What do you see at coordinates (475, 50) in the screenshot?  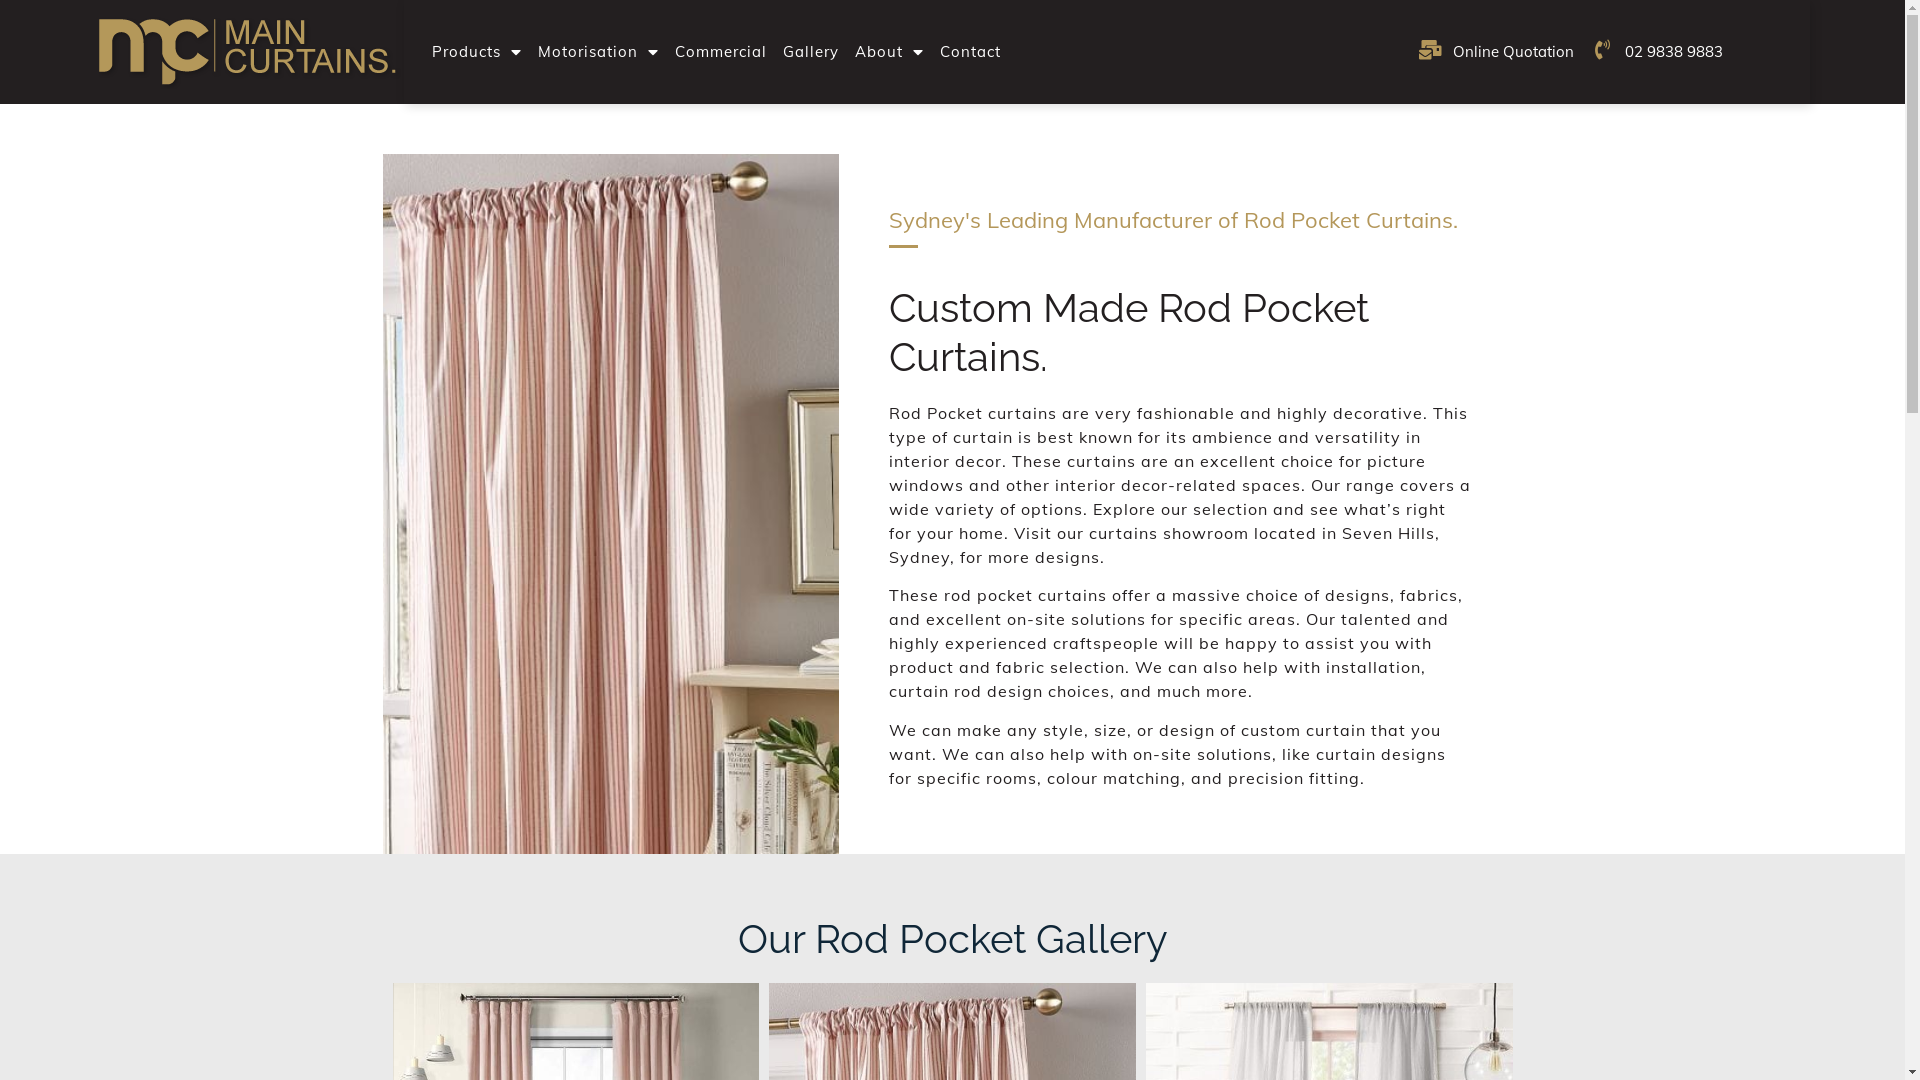 I see `'Products'` at bounding box center [475, 50].